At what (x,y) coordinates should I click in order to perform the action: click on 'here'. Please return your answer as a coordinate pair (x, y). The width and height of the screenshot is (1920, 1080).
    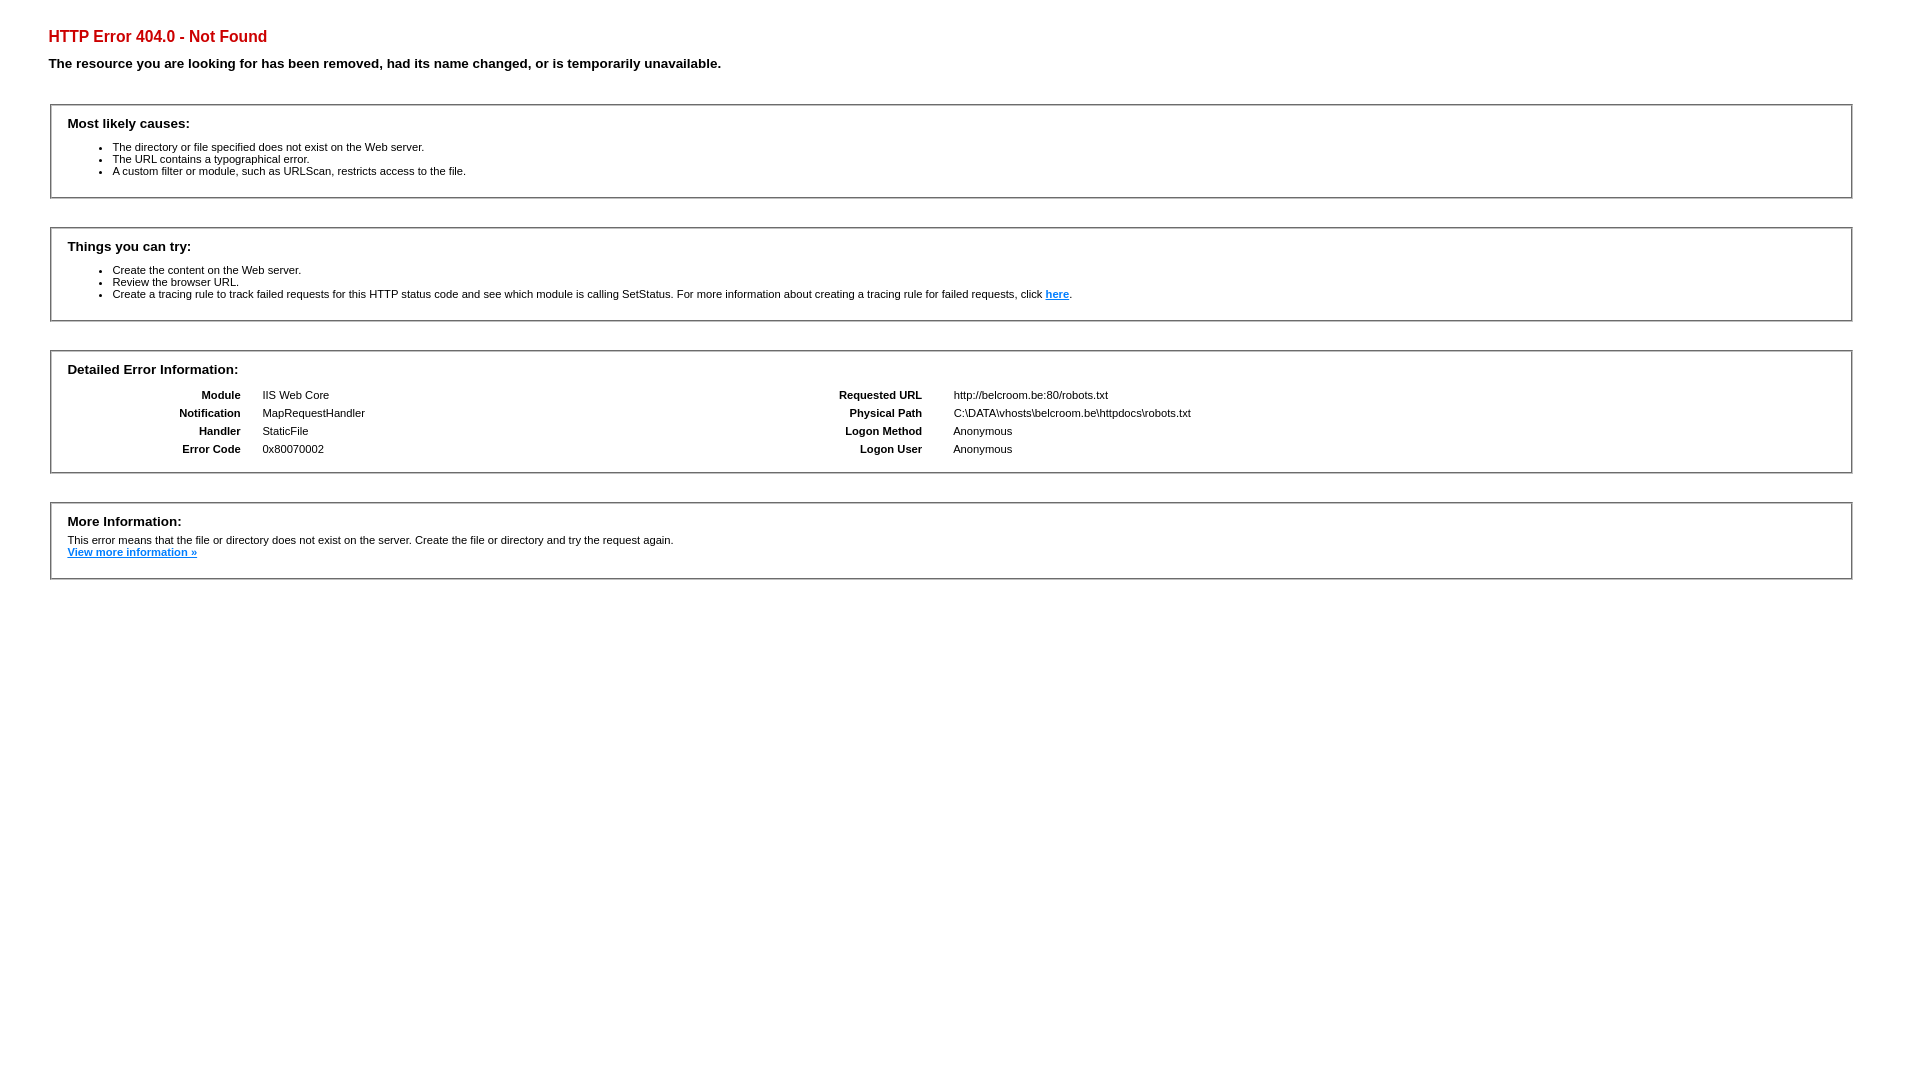
    Looking at the image, I should click on (1056, 293).